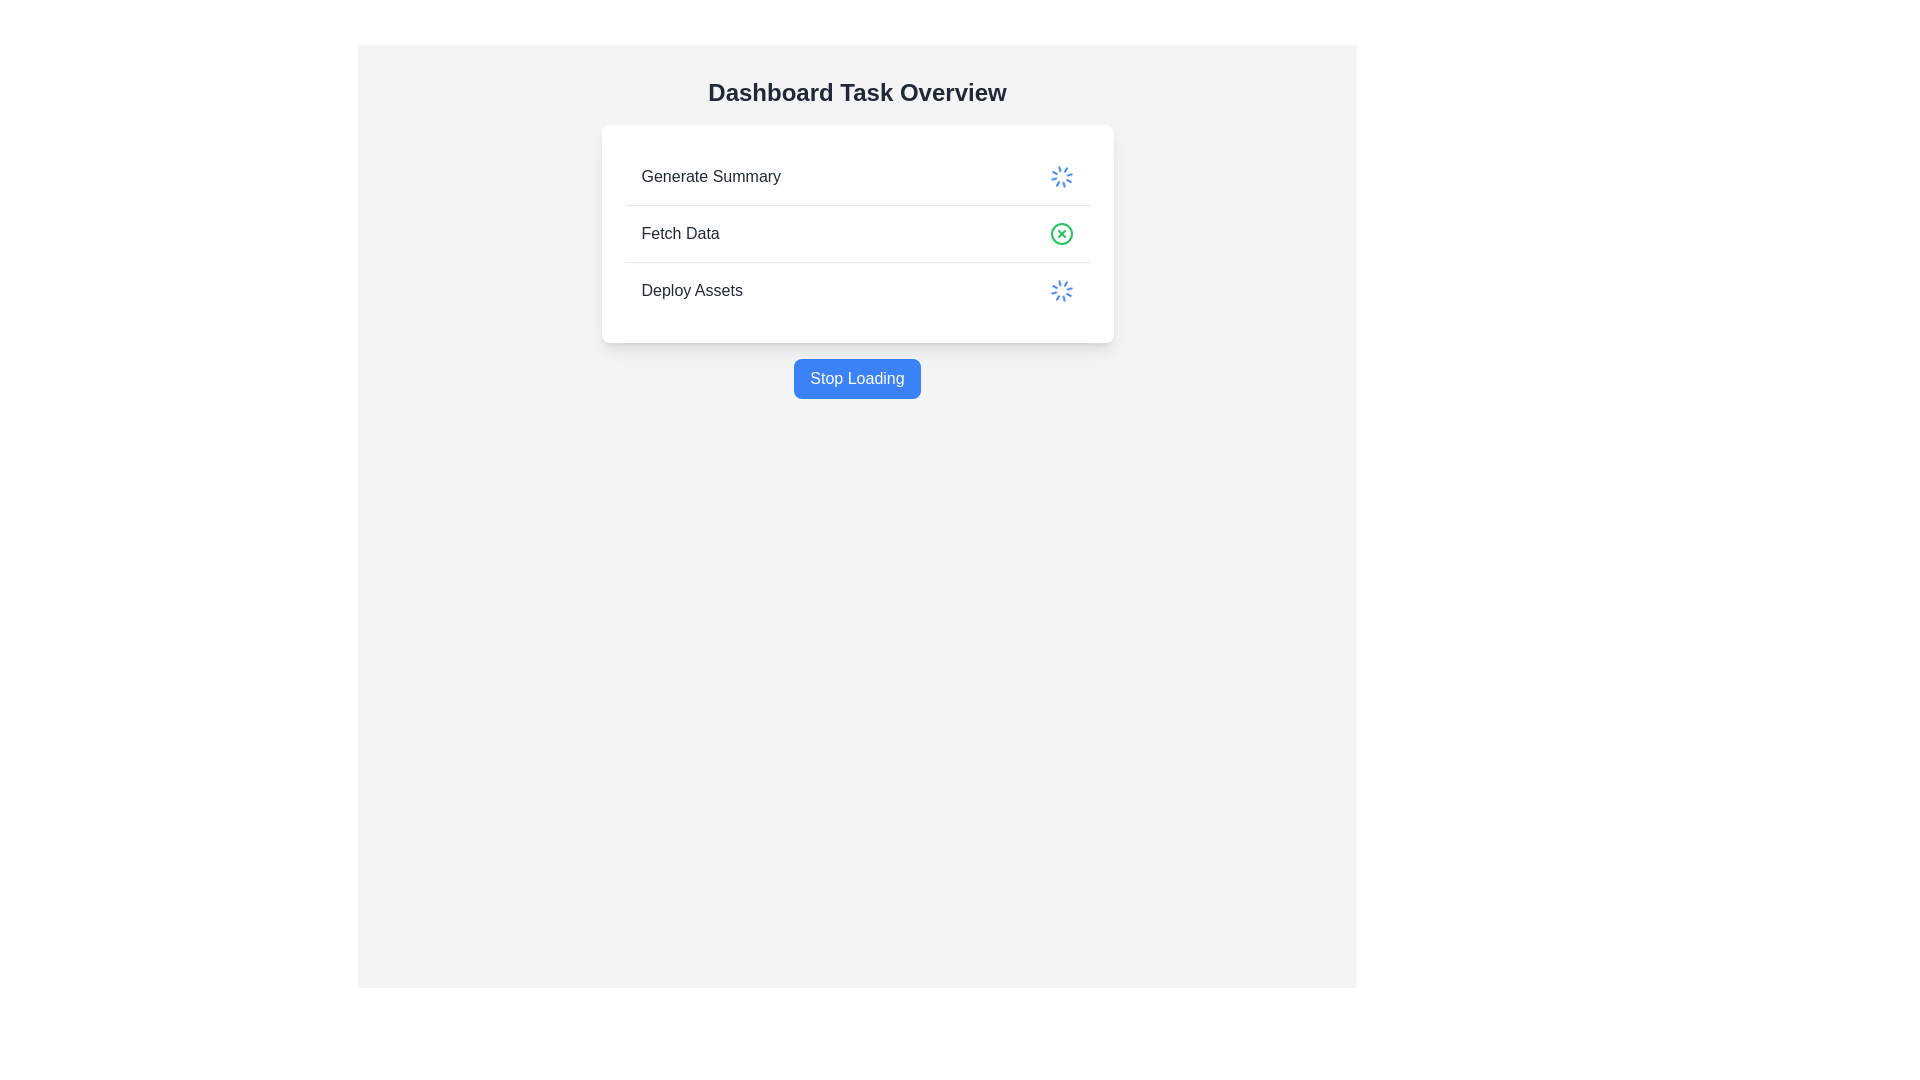 Image resolution: width=1920 pixels, height=1080 pixels. Describe the element at coordinates (857, 378) in the screenshot. I see `the rectangular blue button labeled 'Stop Loading'` at that location.